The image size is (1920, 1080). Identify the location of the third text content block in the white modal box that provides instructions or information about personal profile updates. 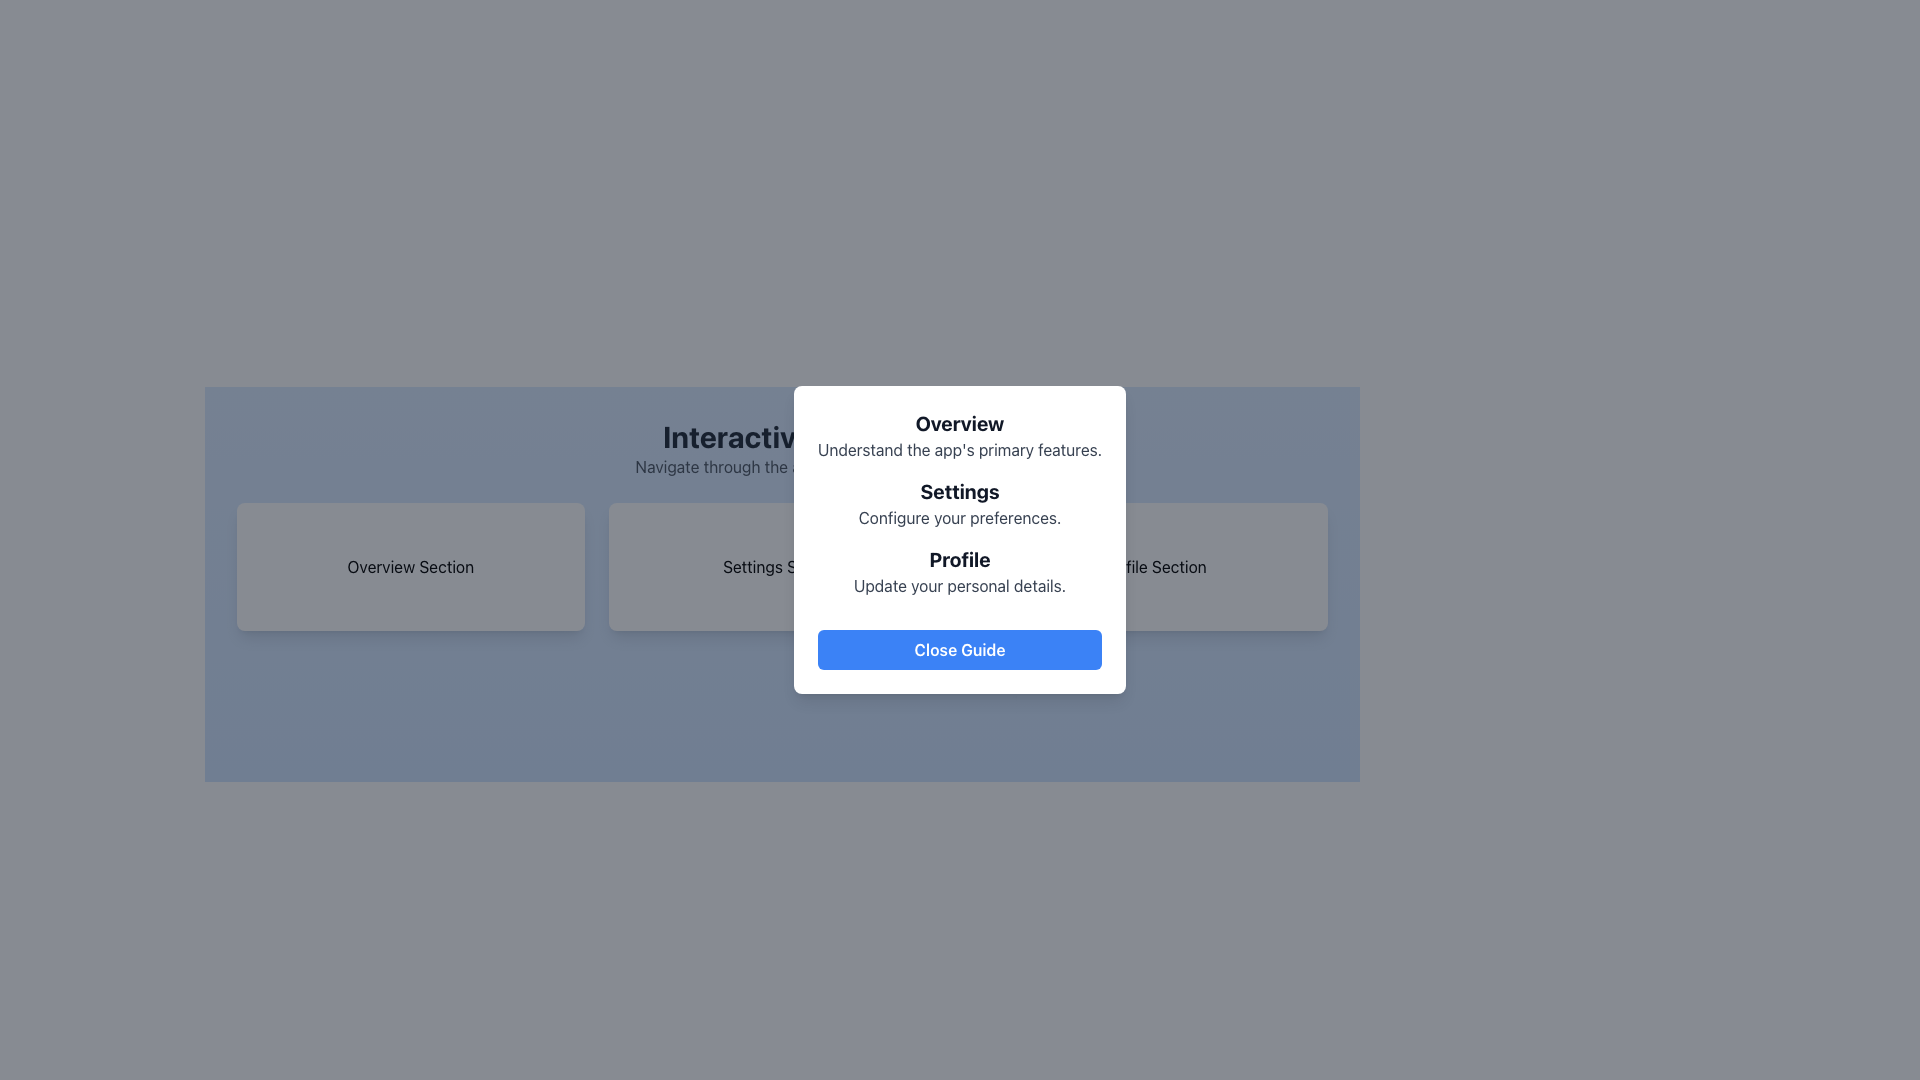
(960, 571).